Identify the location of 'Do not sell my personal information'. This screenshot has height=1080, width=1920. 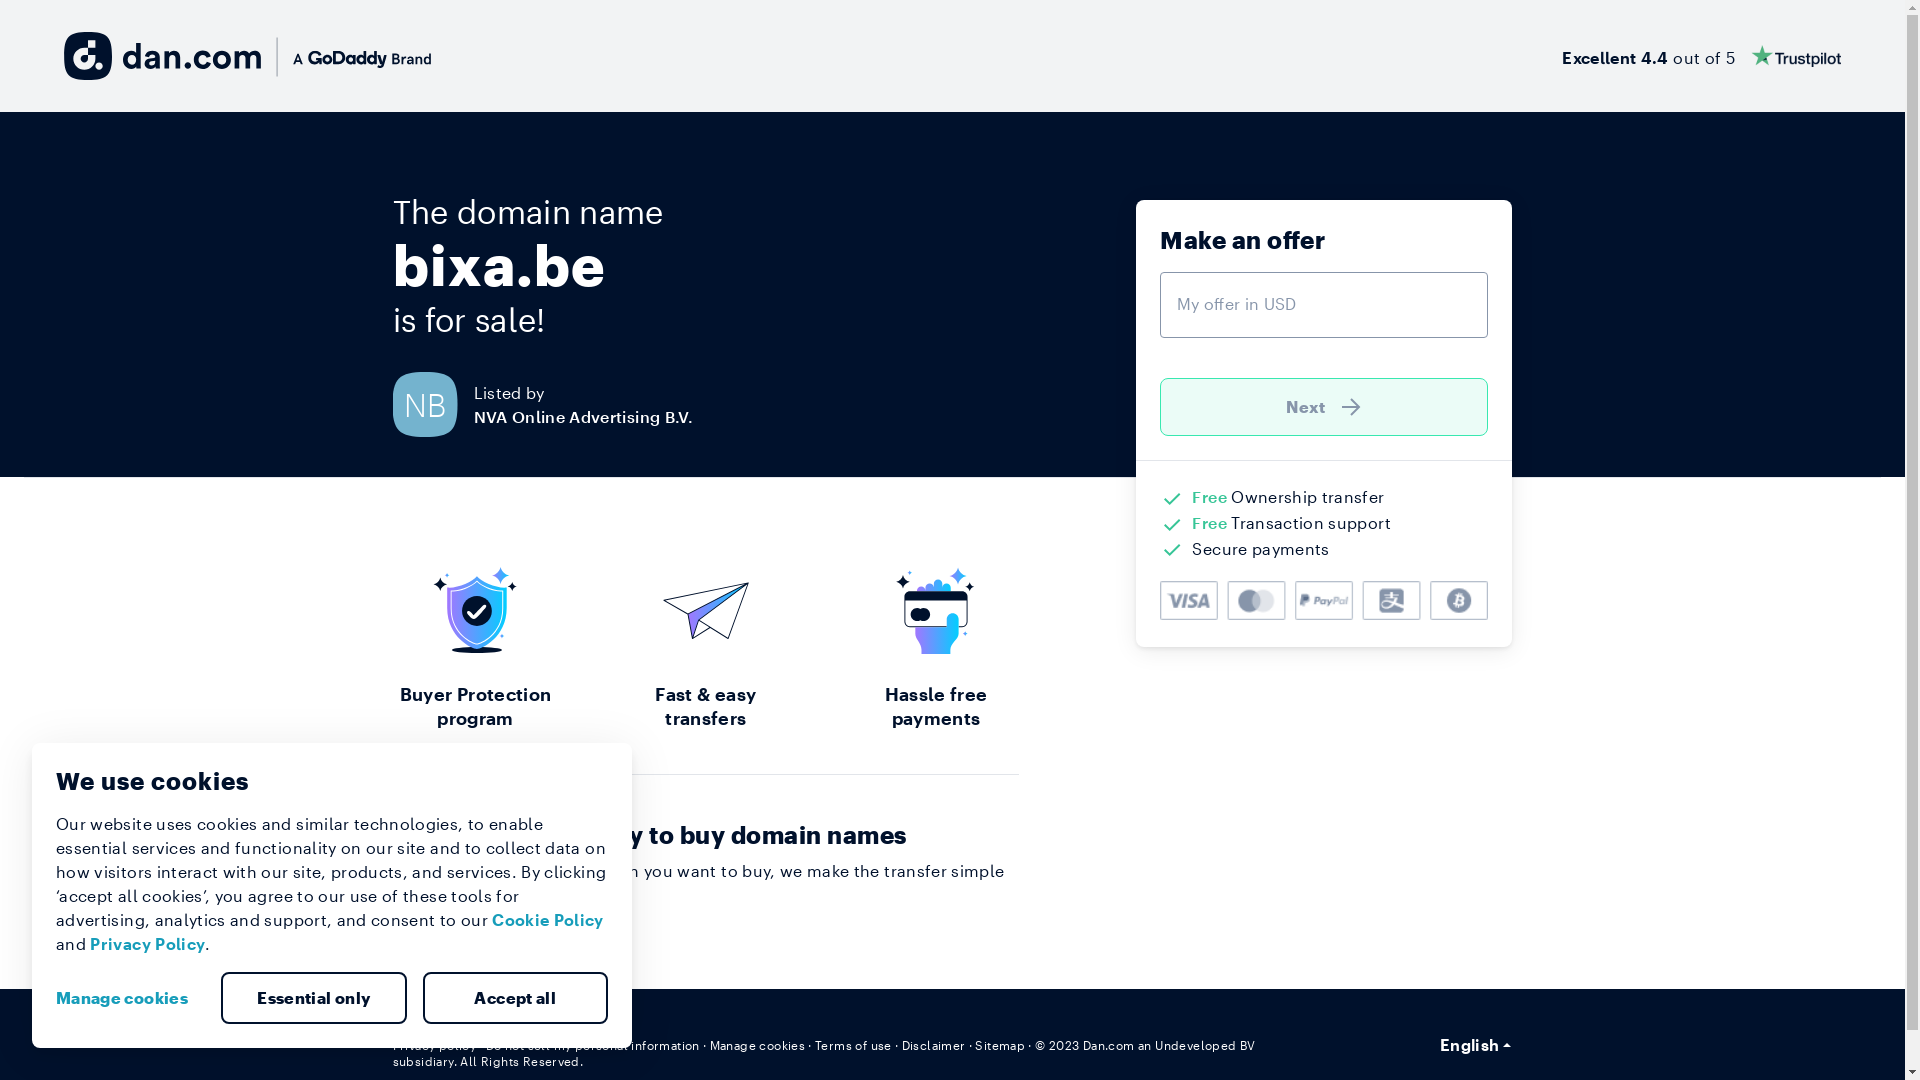
(592, 1044).